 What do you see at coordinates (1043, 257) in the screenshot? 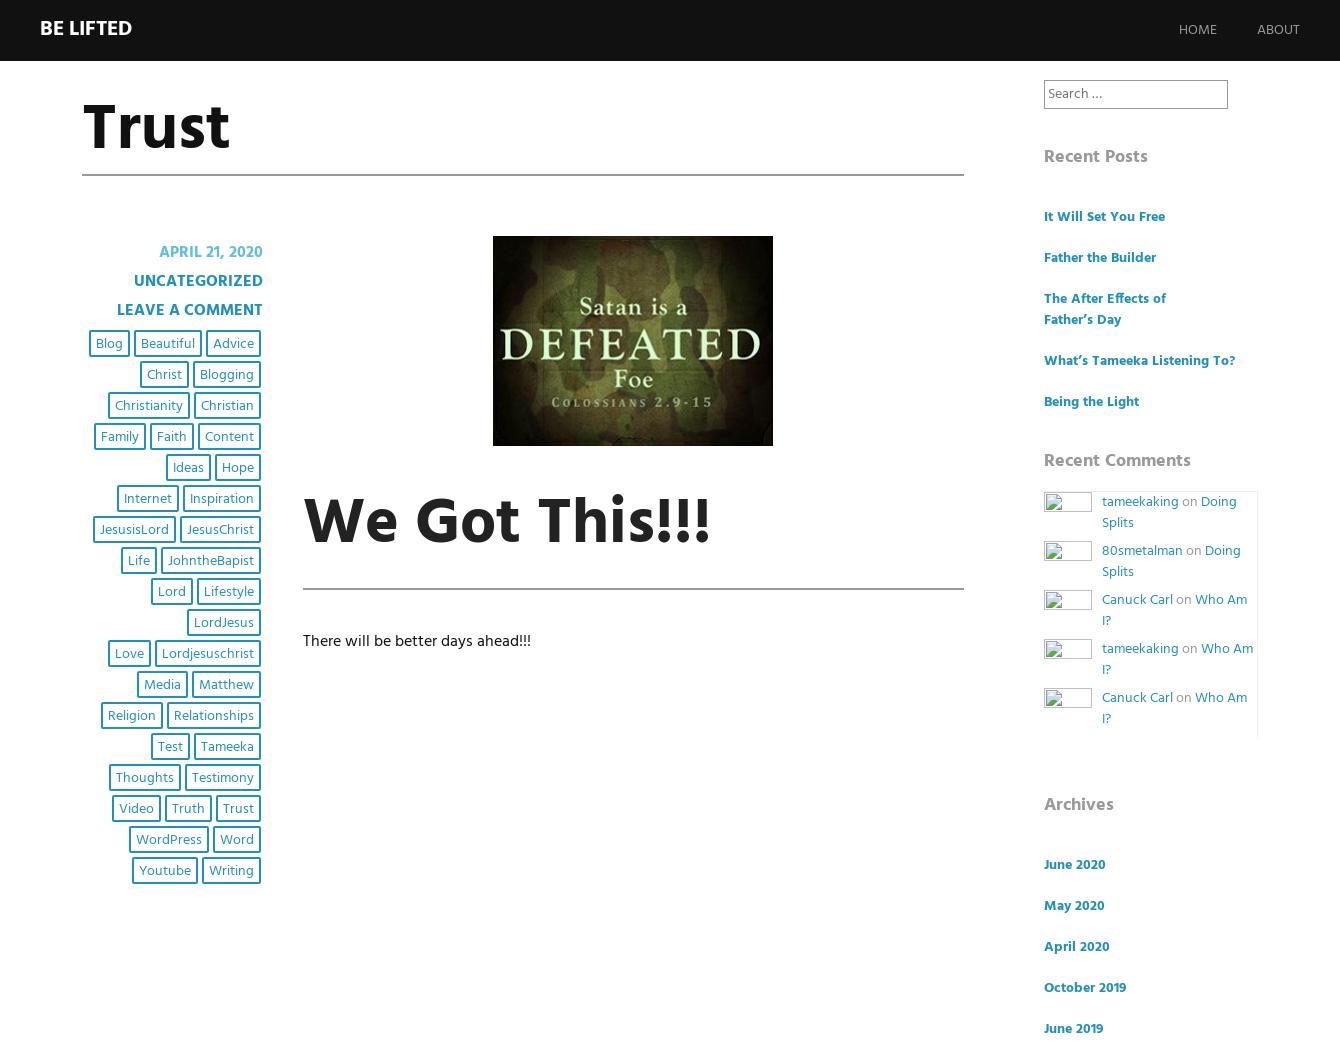
I see `'Father the Builder'` at bounding box center [1043, 257].